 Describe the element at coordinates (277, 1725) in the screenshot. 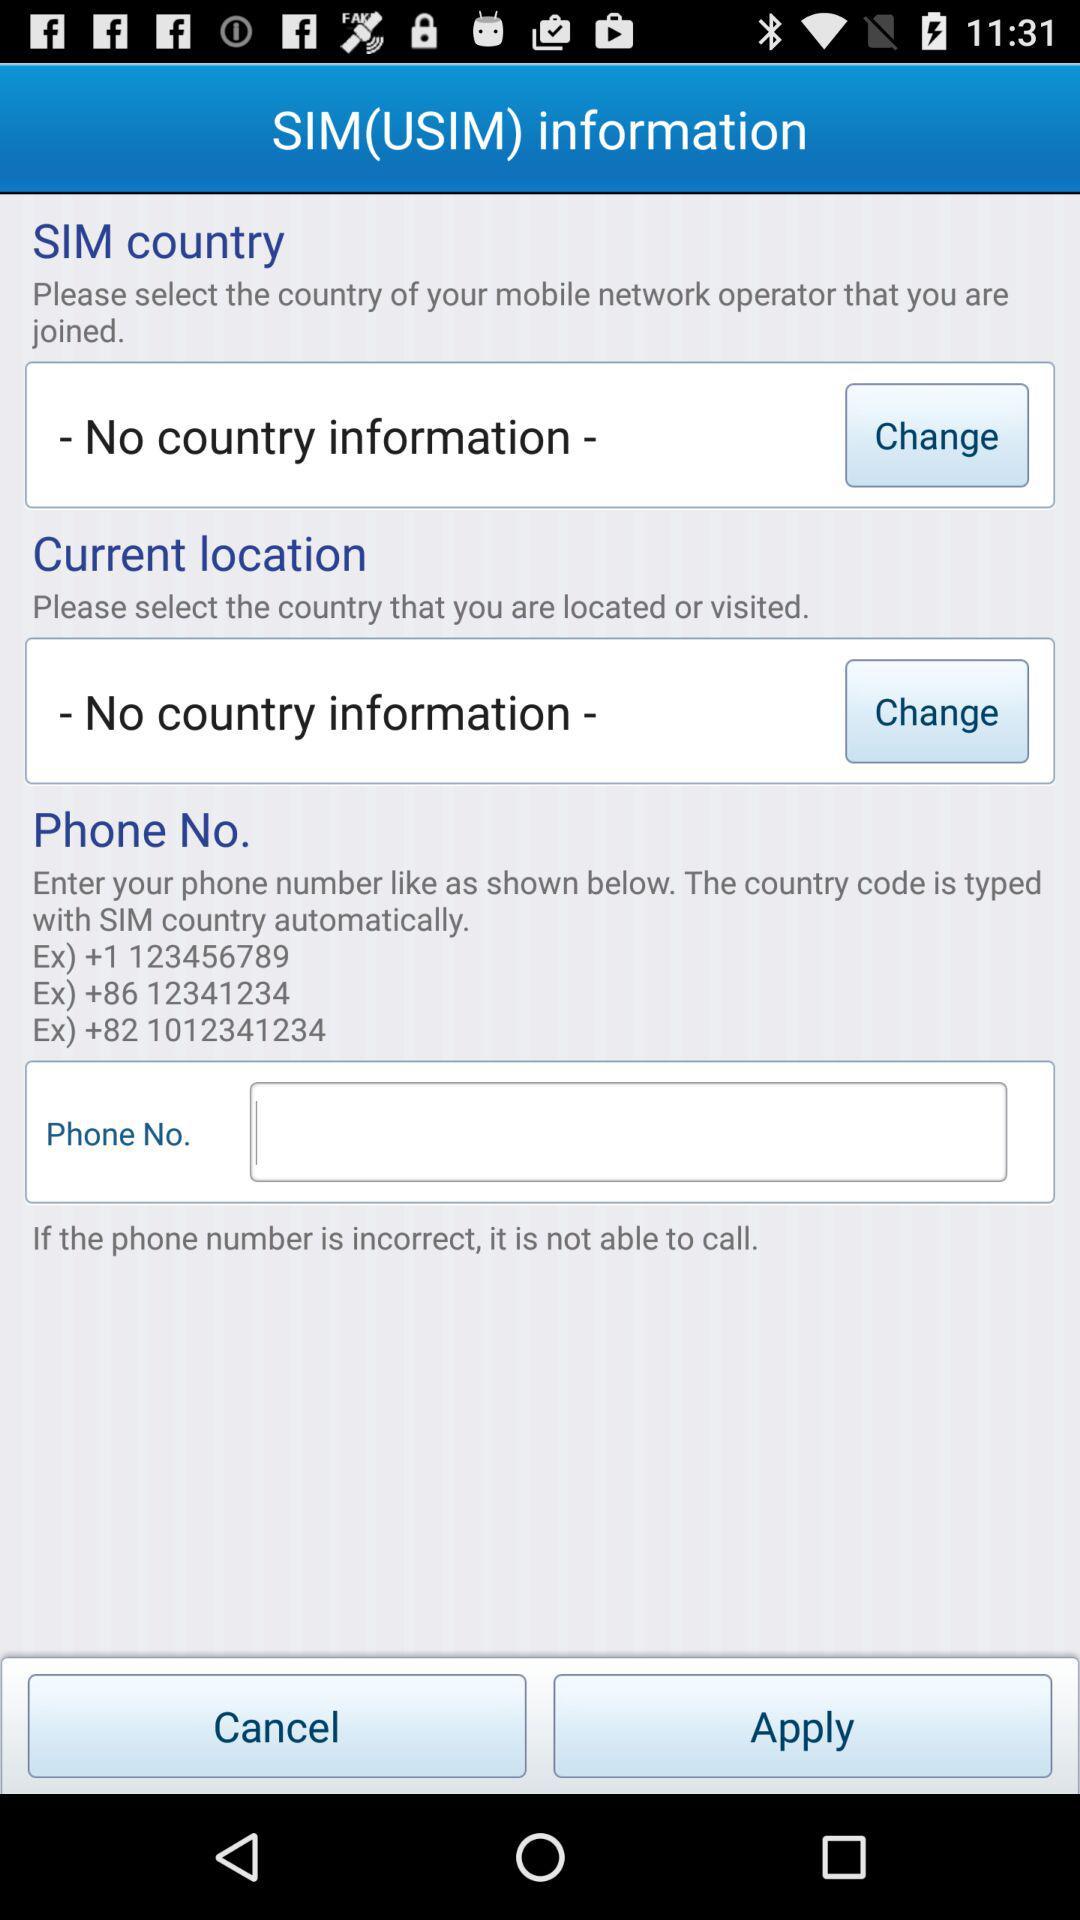

I see `the item next to the apply button` at that location.